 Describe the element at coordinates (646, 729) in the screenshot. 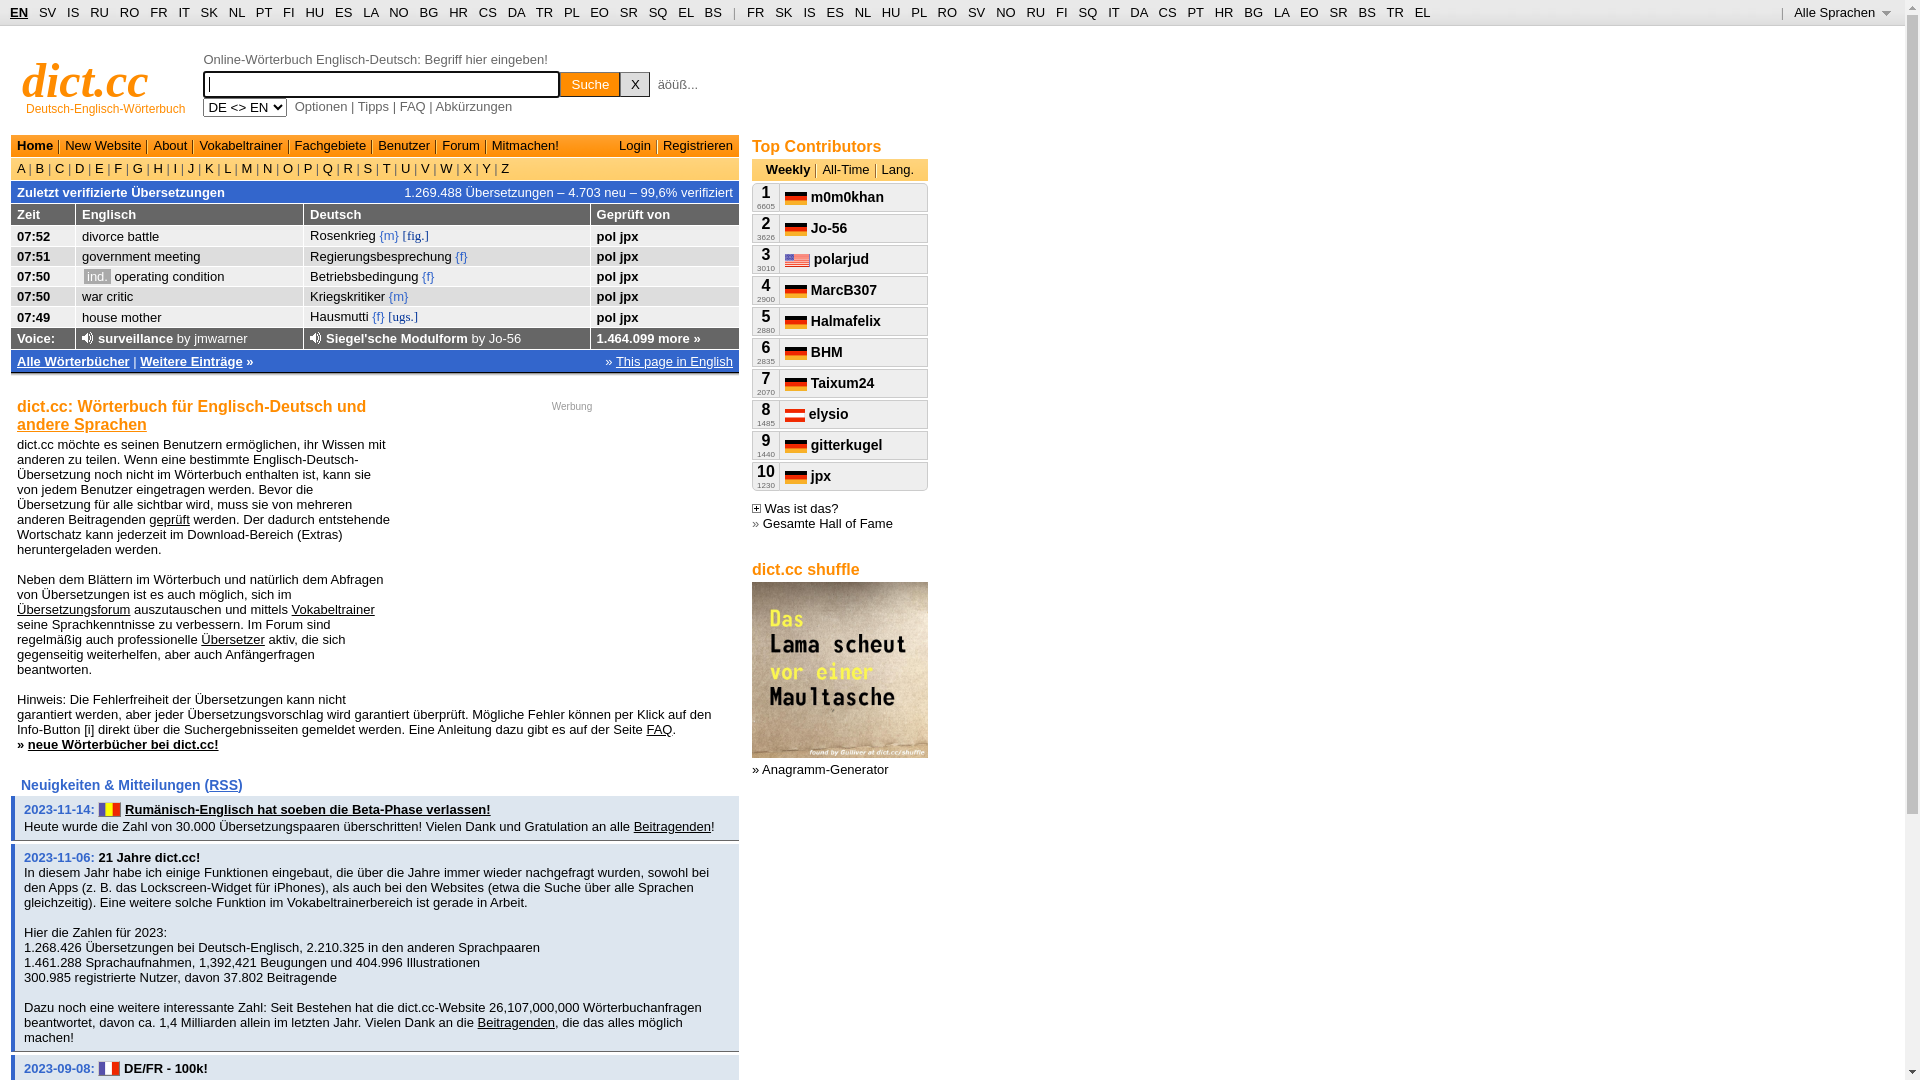

I see `'FAQ'` at that location.